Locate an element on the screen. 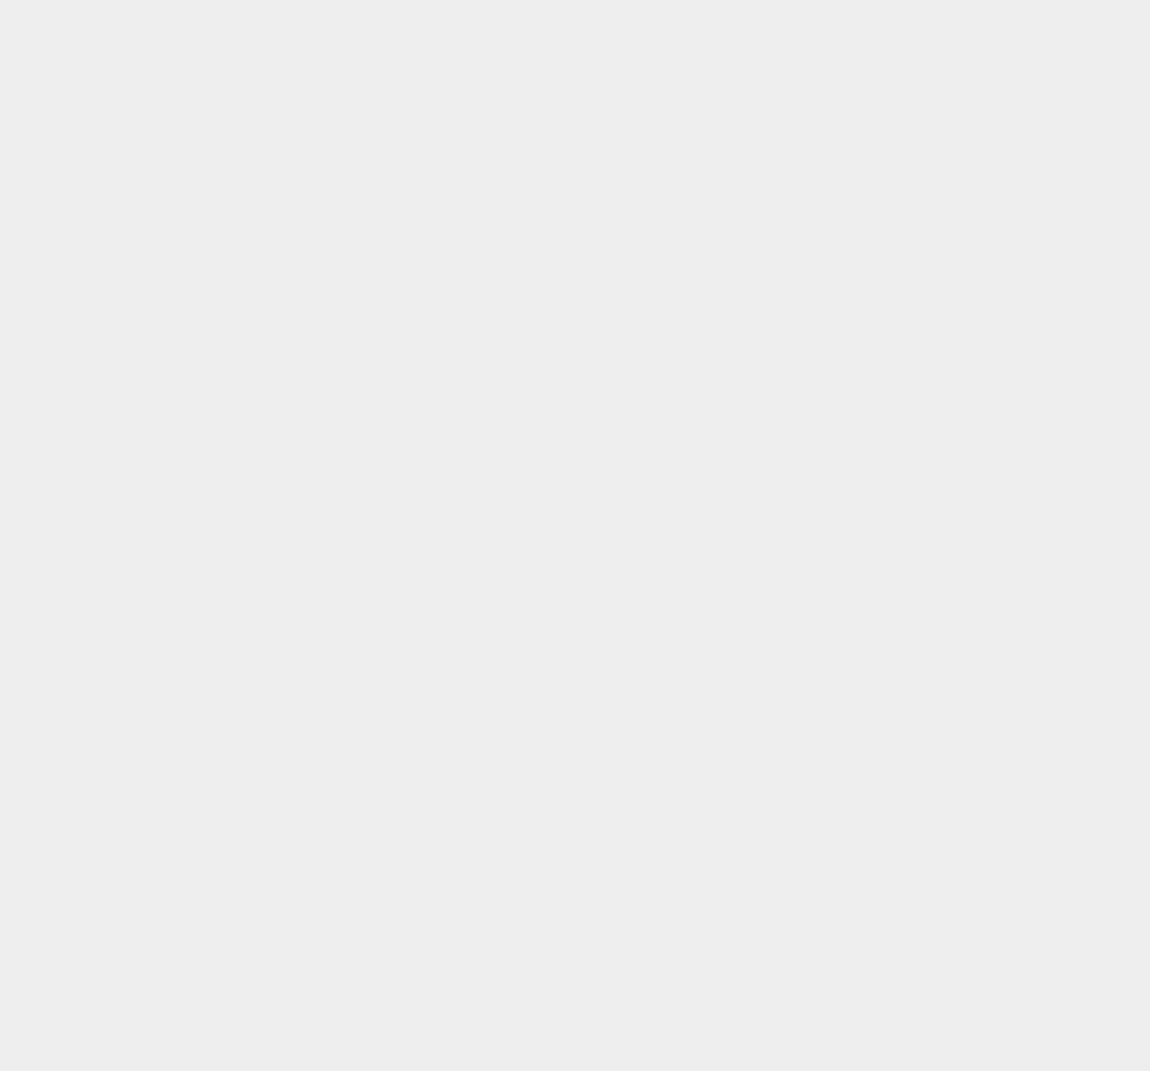 The width and height of the screenshot is (1150, 1071). 'Jitterbug Touch' is located at coordinates (861, 503).